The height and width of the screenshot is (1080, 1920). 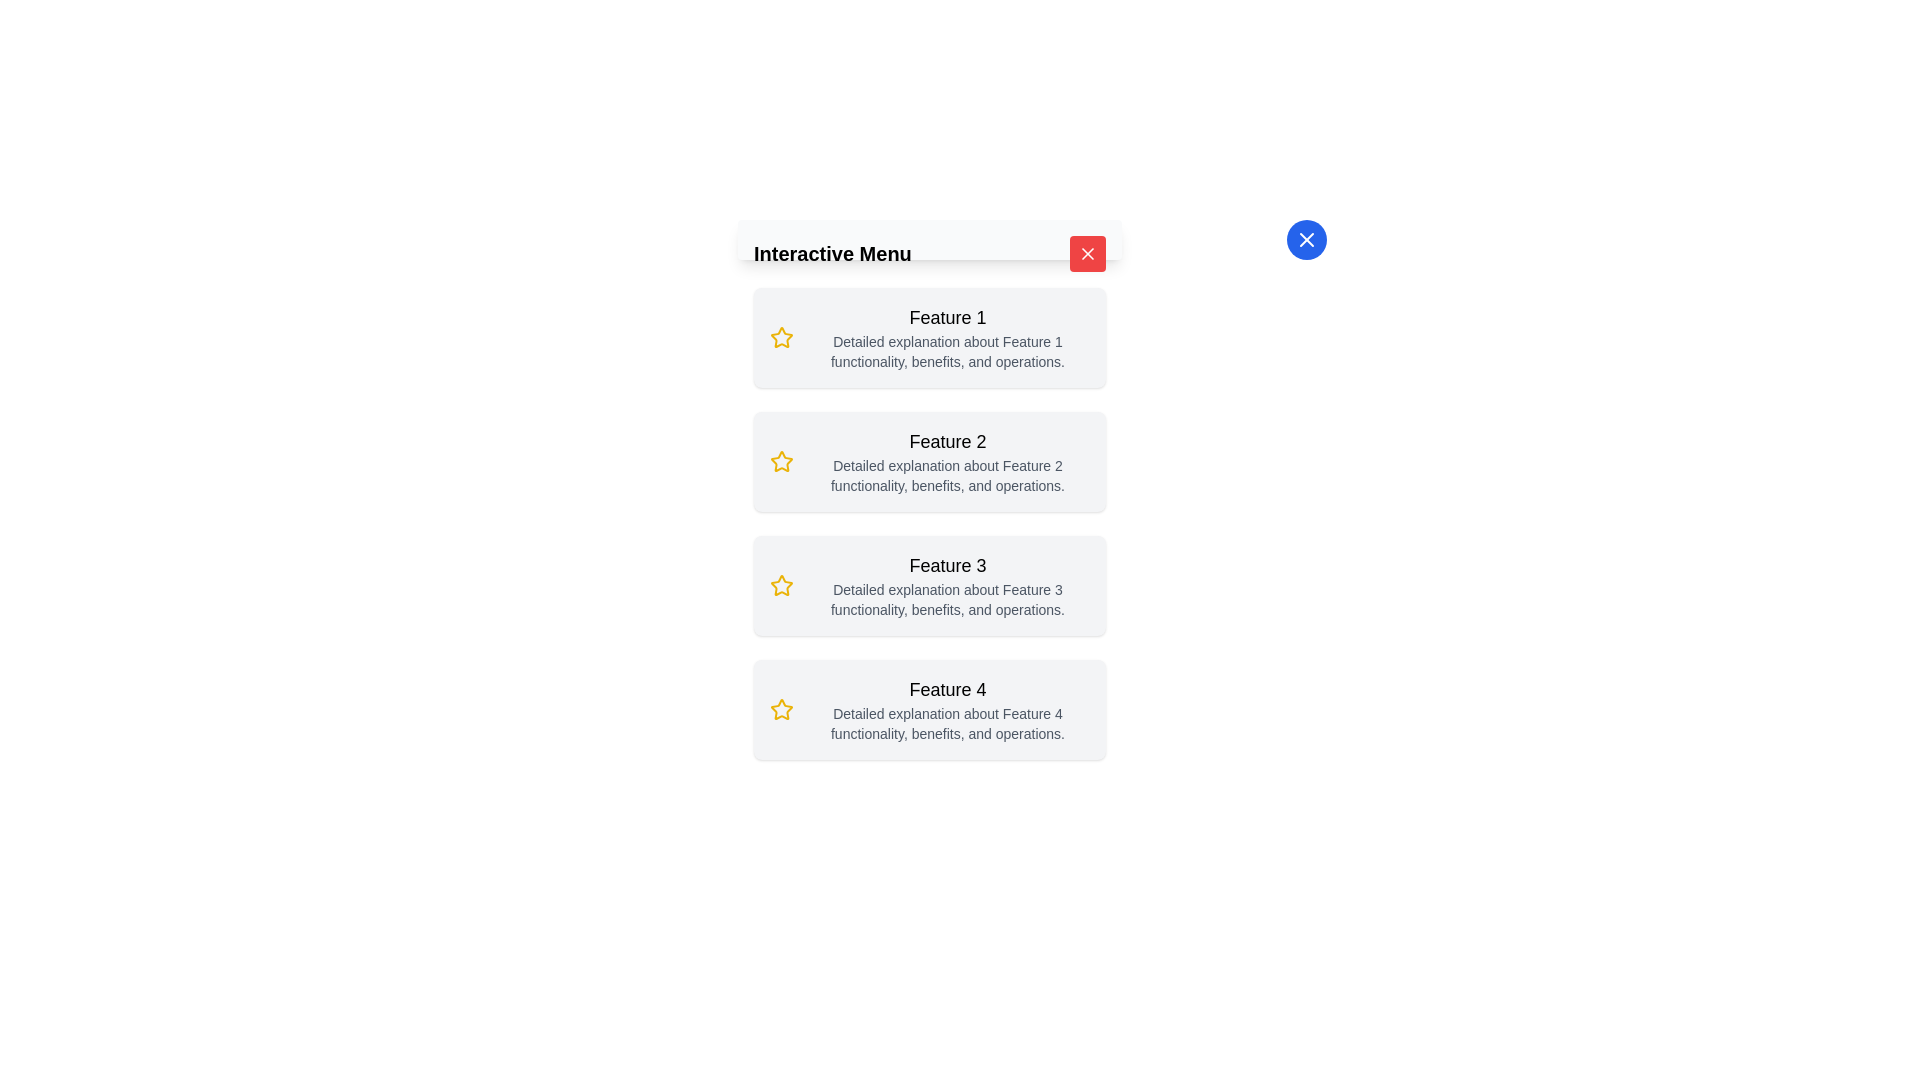 What do you see at coordinates (1306, 238) in the screenshot?
I see `the small circular blue button with a white 'X' icon` at bounding box center [1306, 238].